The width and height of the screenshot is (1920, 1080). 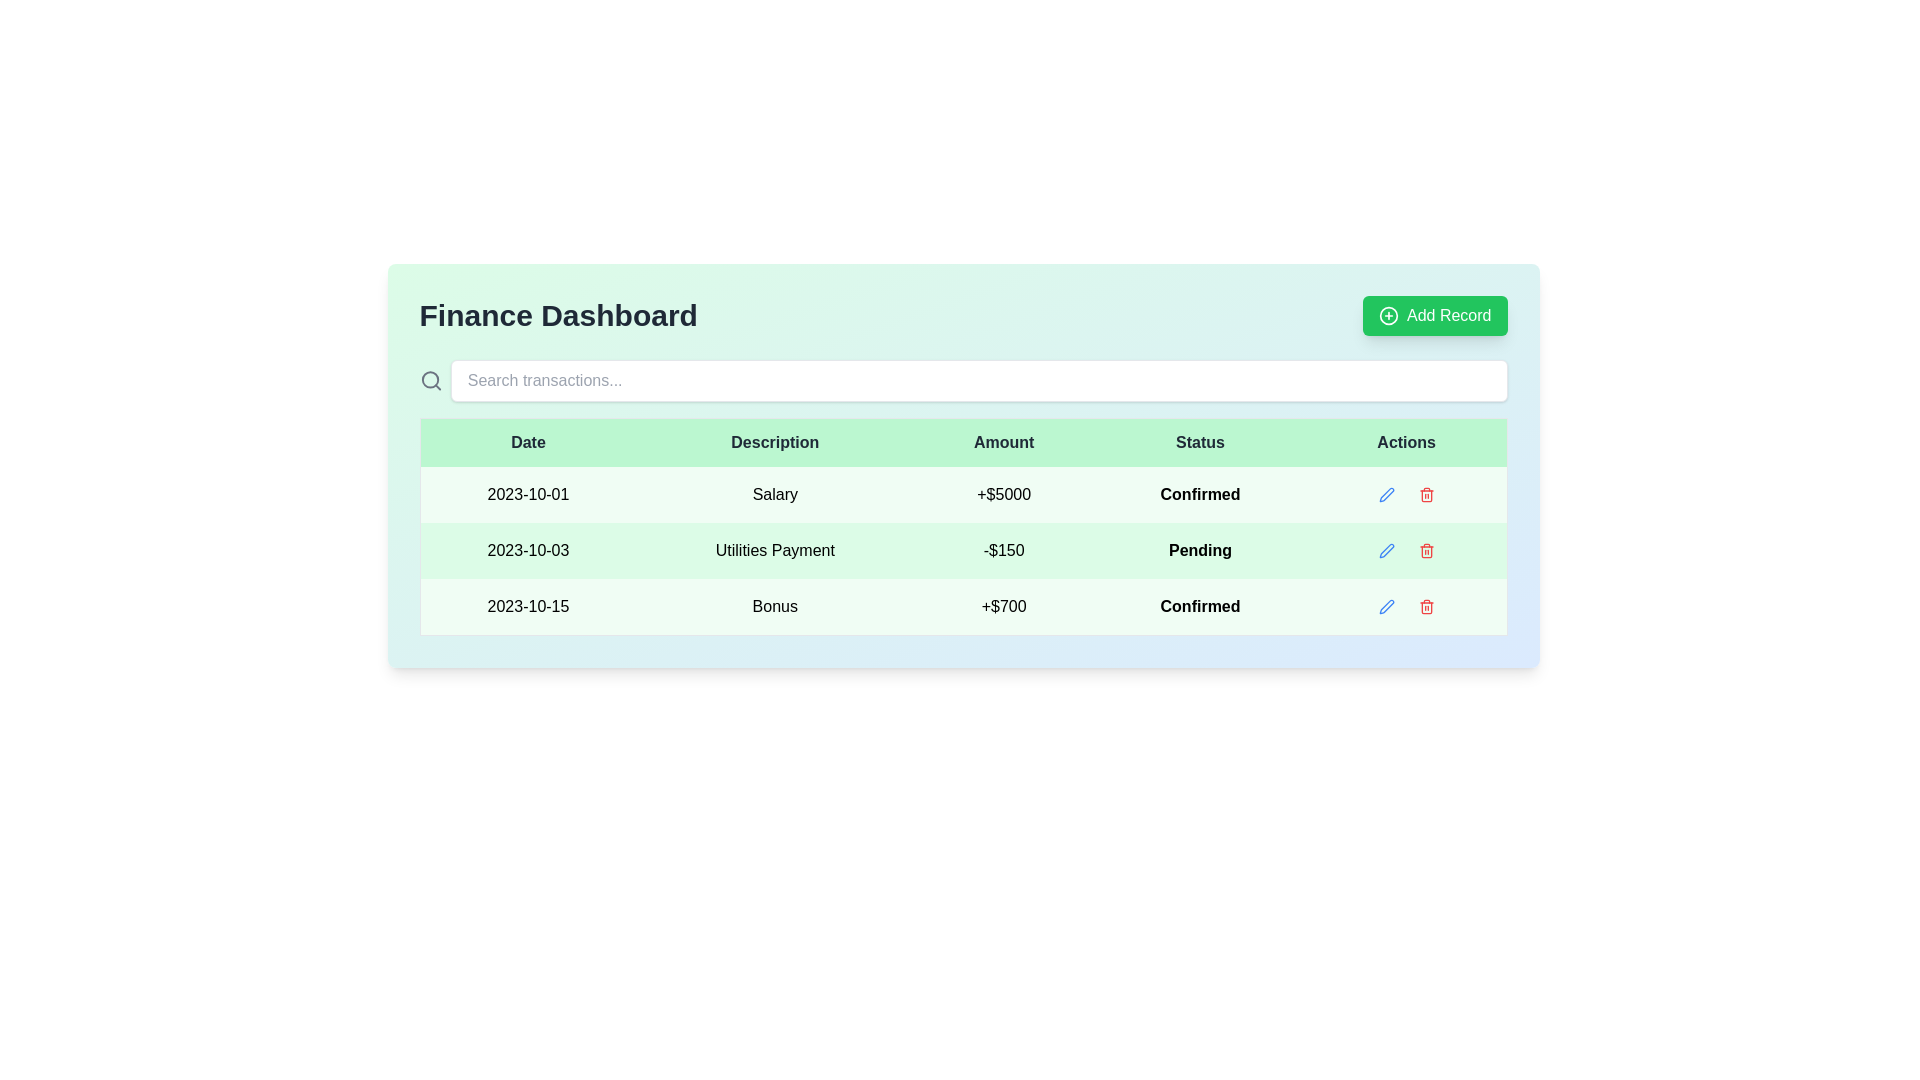 I want to click on the bolded text label displaying 'Confirmed' in the first row of the transaction table, located in the fourth column under the 'Status' column, so click(x=1200, y=494).